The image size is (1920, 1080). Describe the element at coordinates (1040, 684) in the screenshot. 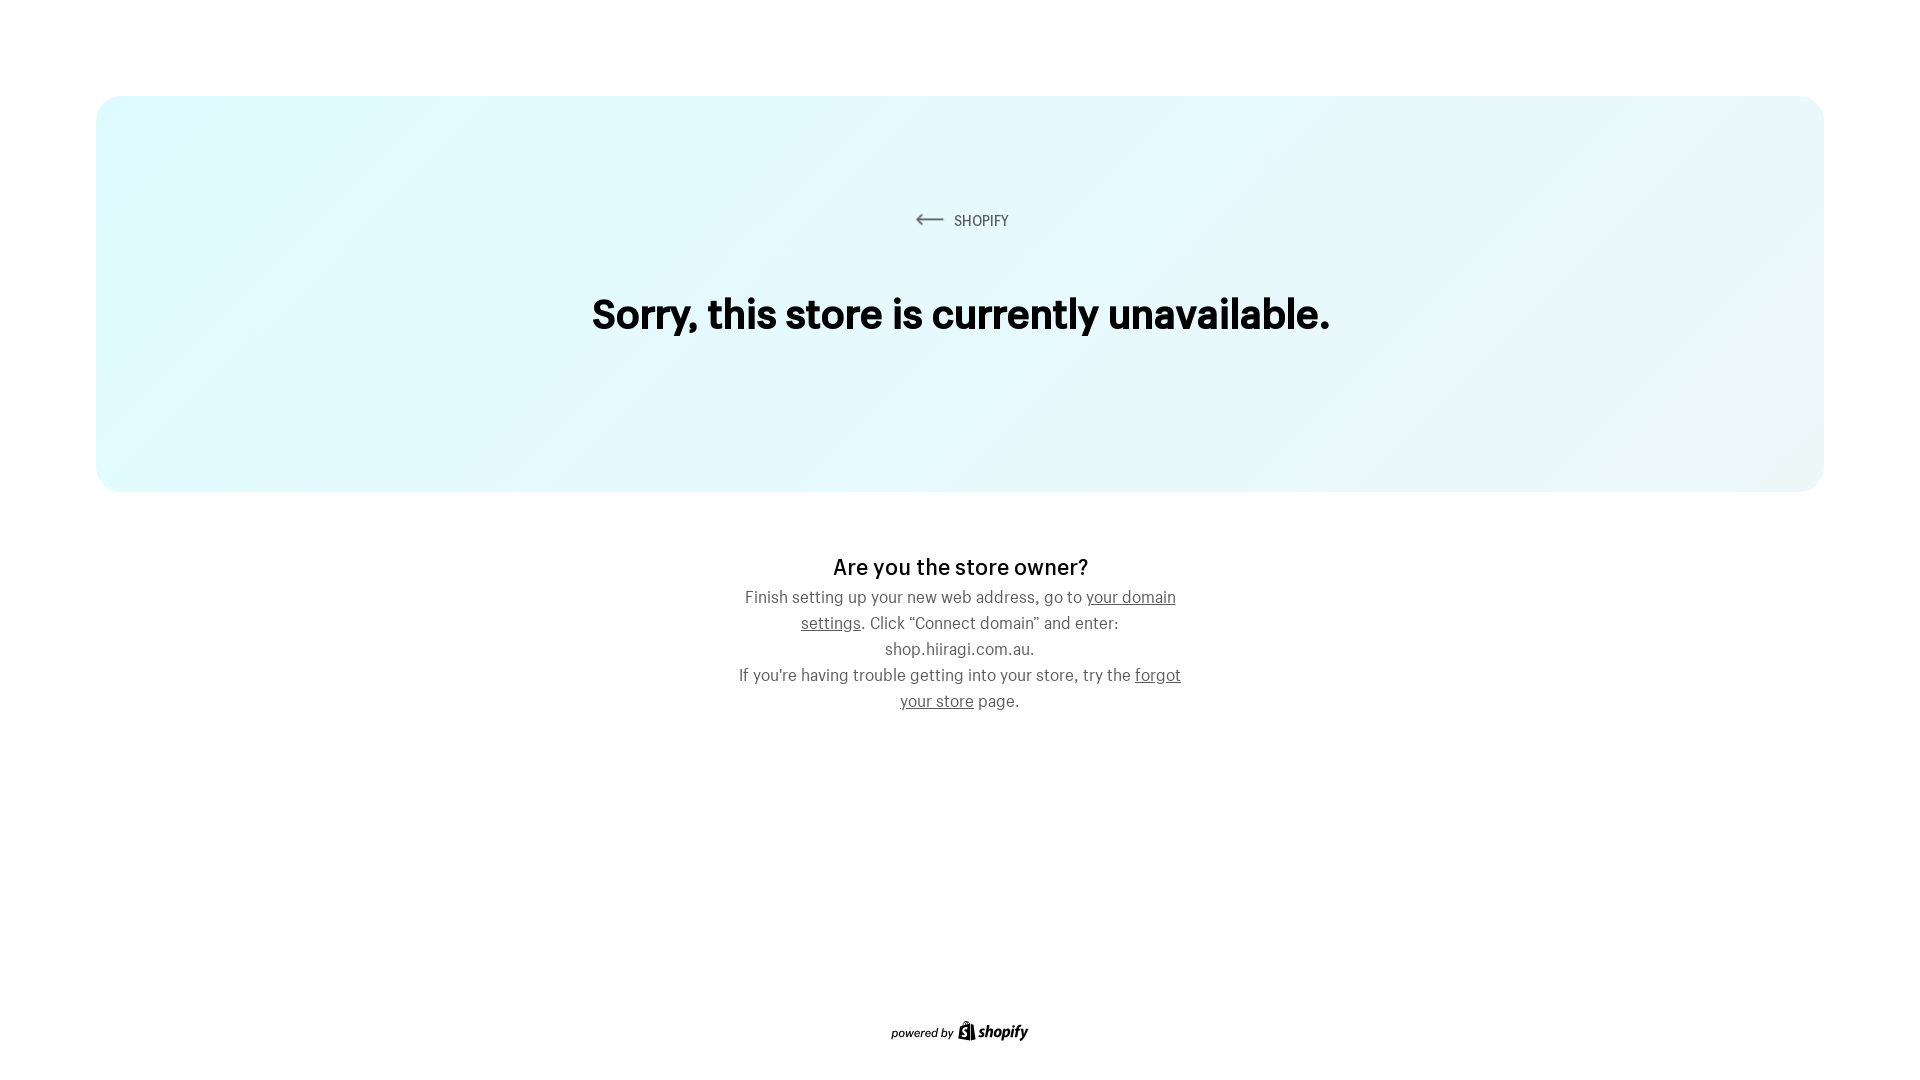

I see `'forgot your store'` at that location.